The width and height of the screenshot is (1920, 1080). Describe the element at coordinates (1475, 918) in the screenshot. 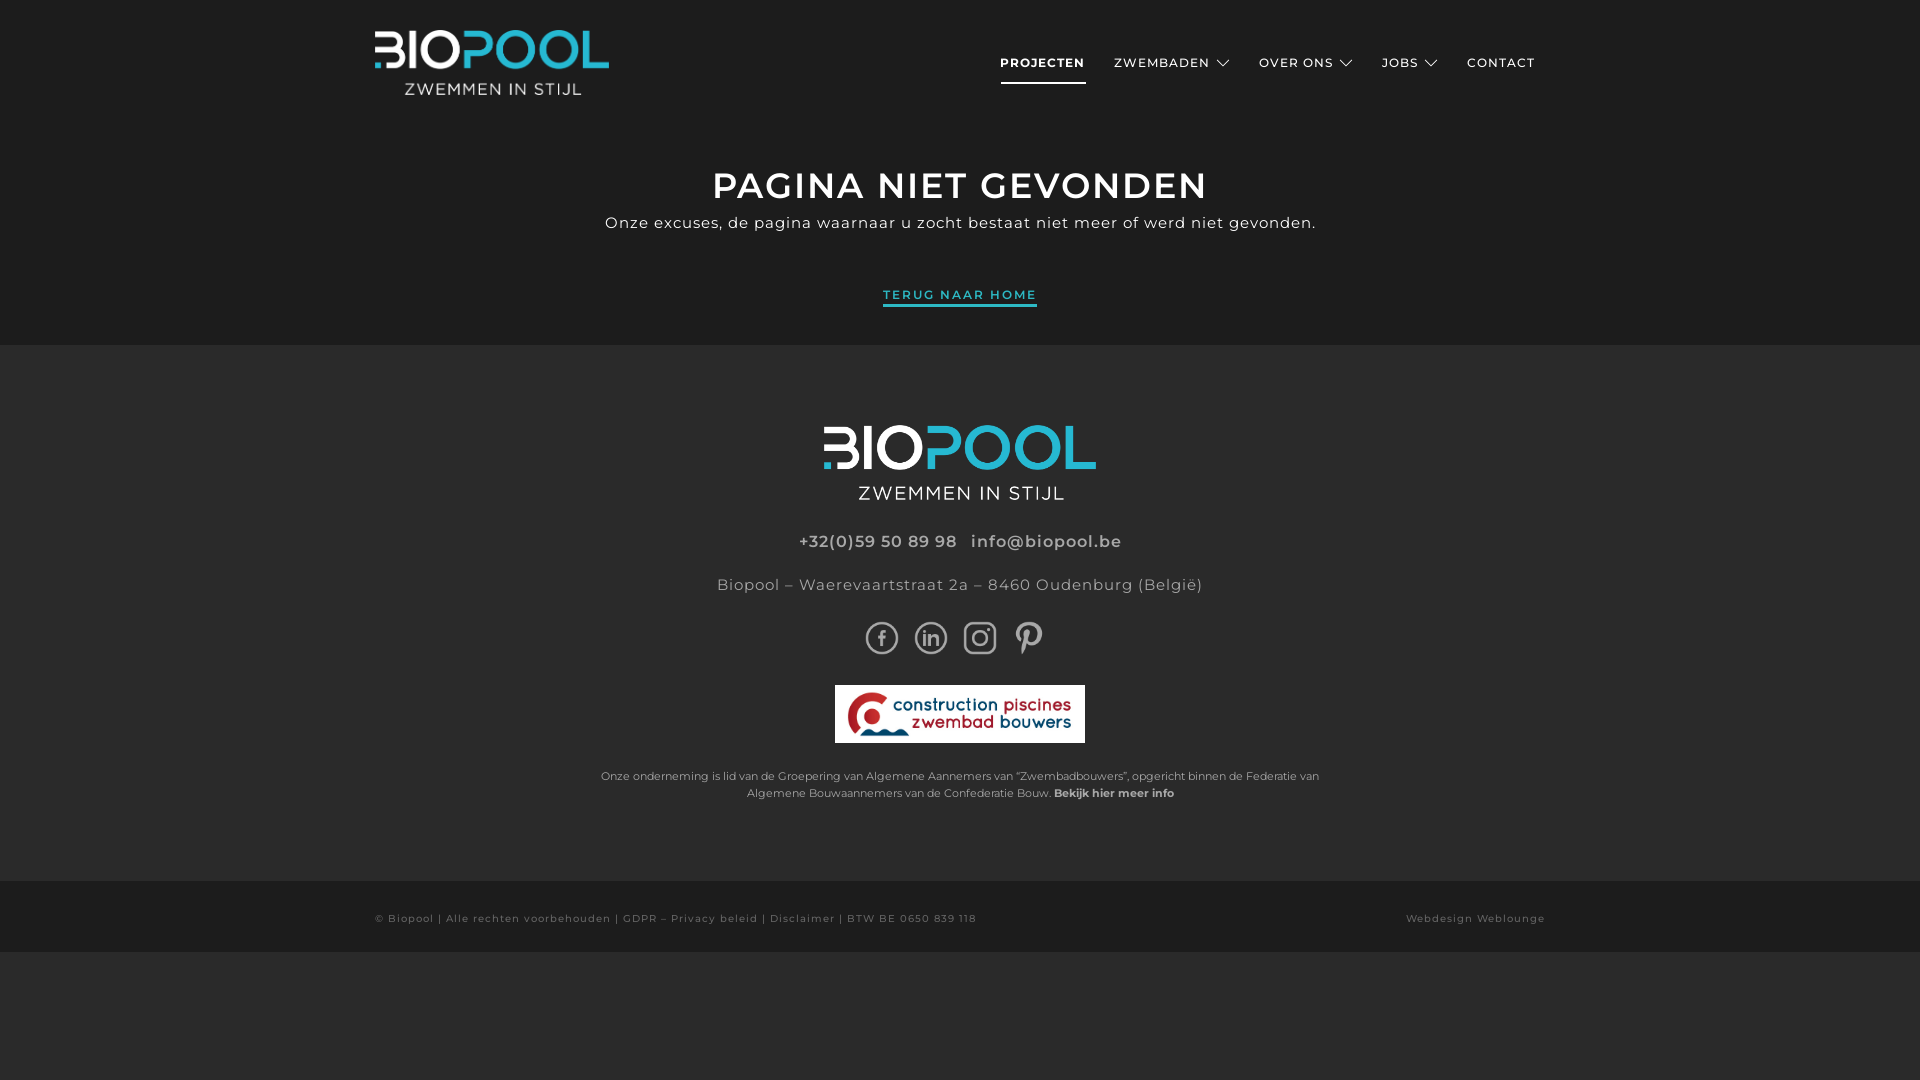

I see `'Webdesign Weblounge'` at that location.